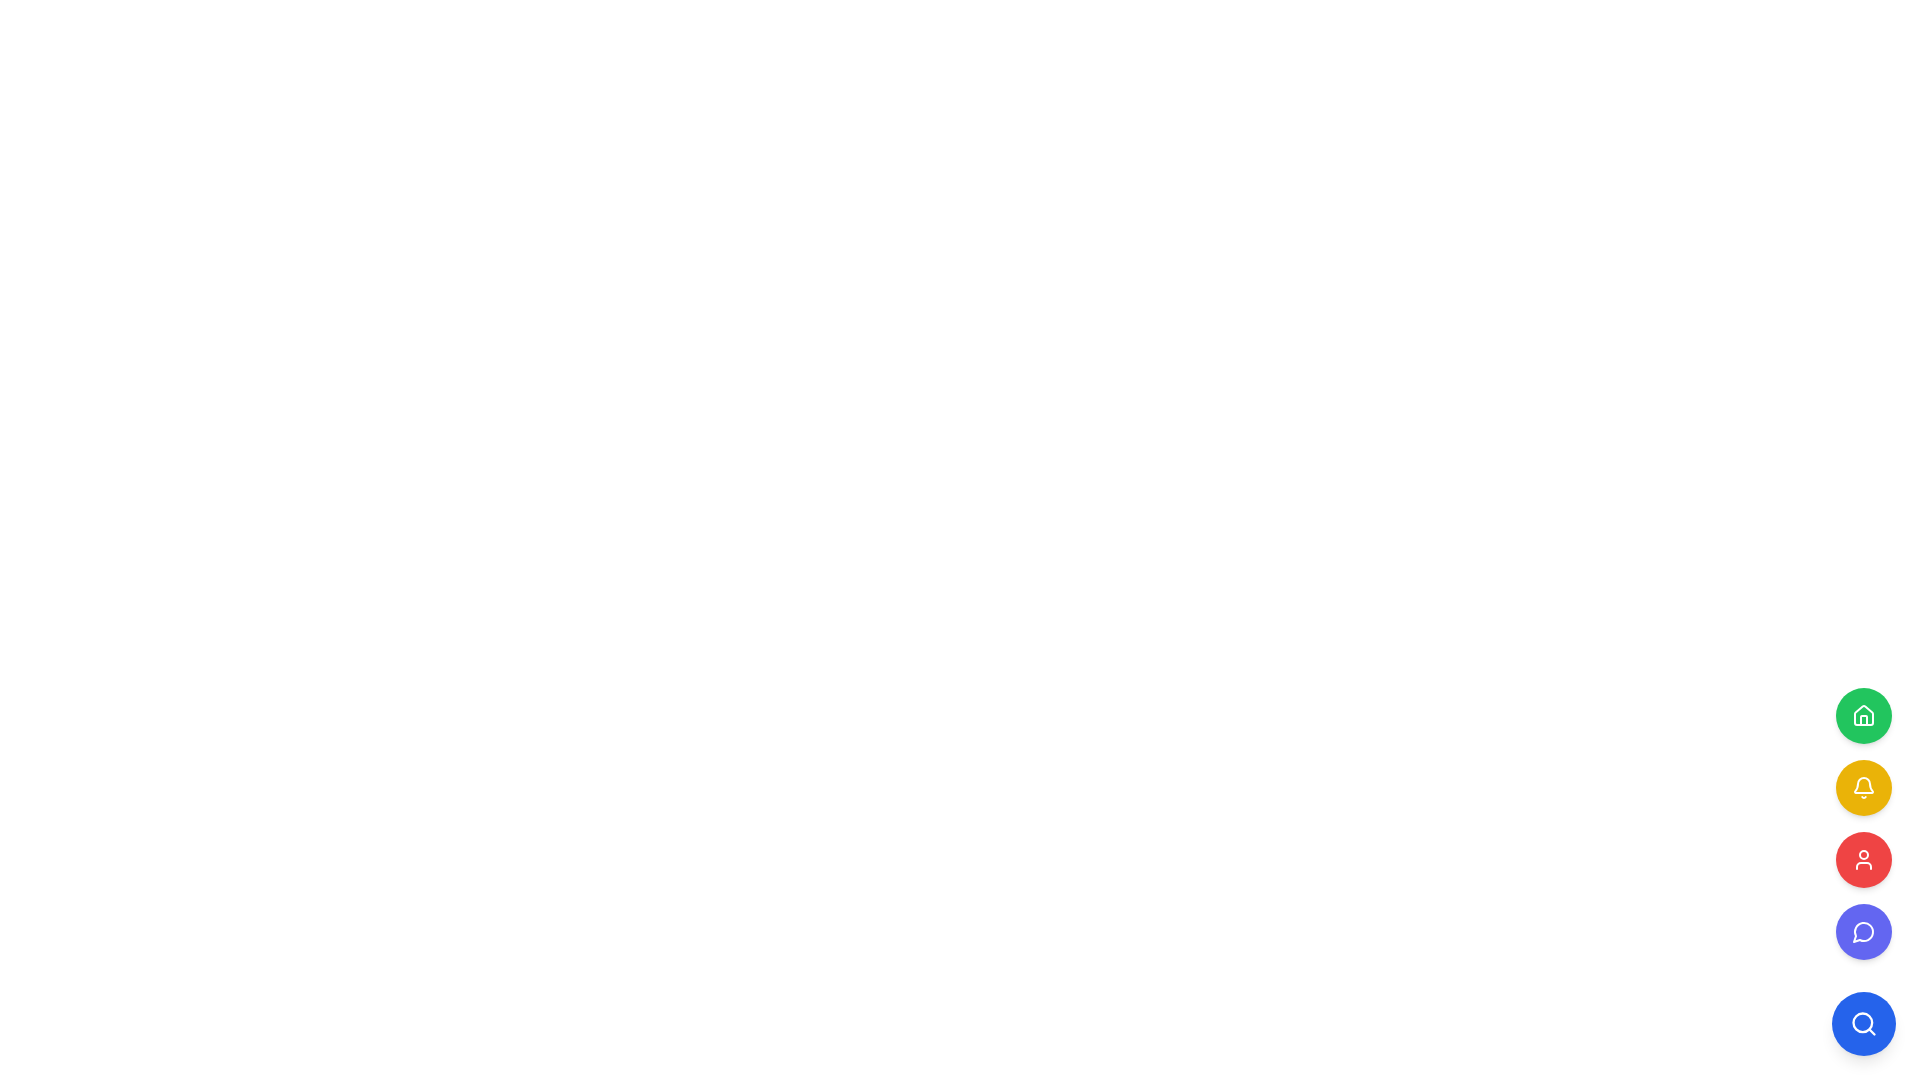  I want to click on the circular button with a deep blue background and a white magnifying glass icon located at the bottom-right corner of the interface, so click(1862, 1023).